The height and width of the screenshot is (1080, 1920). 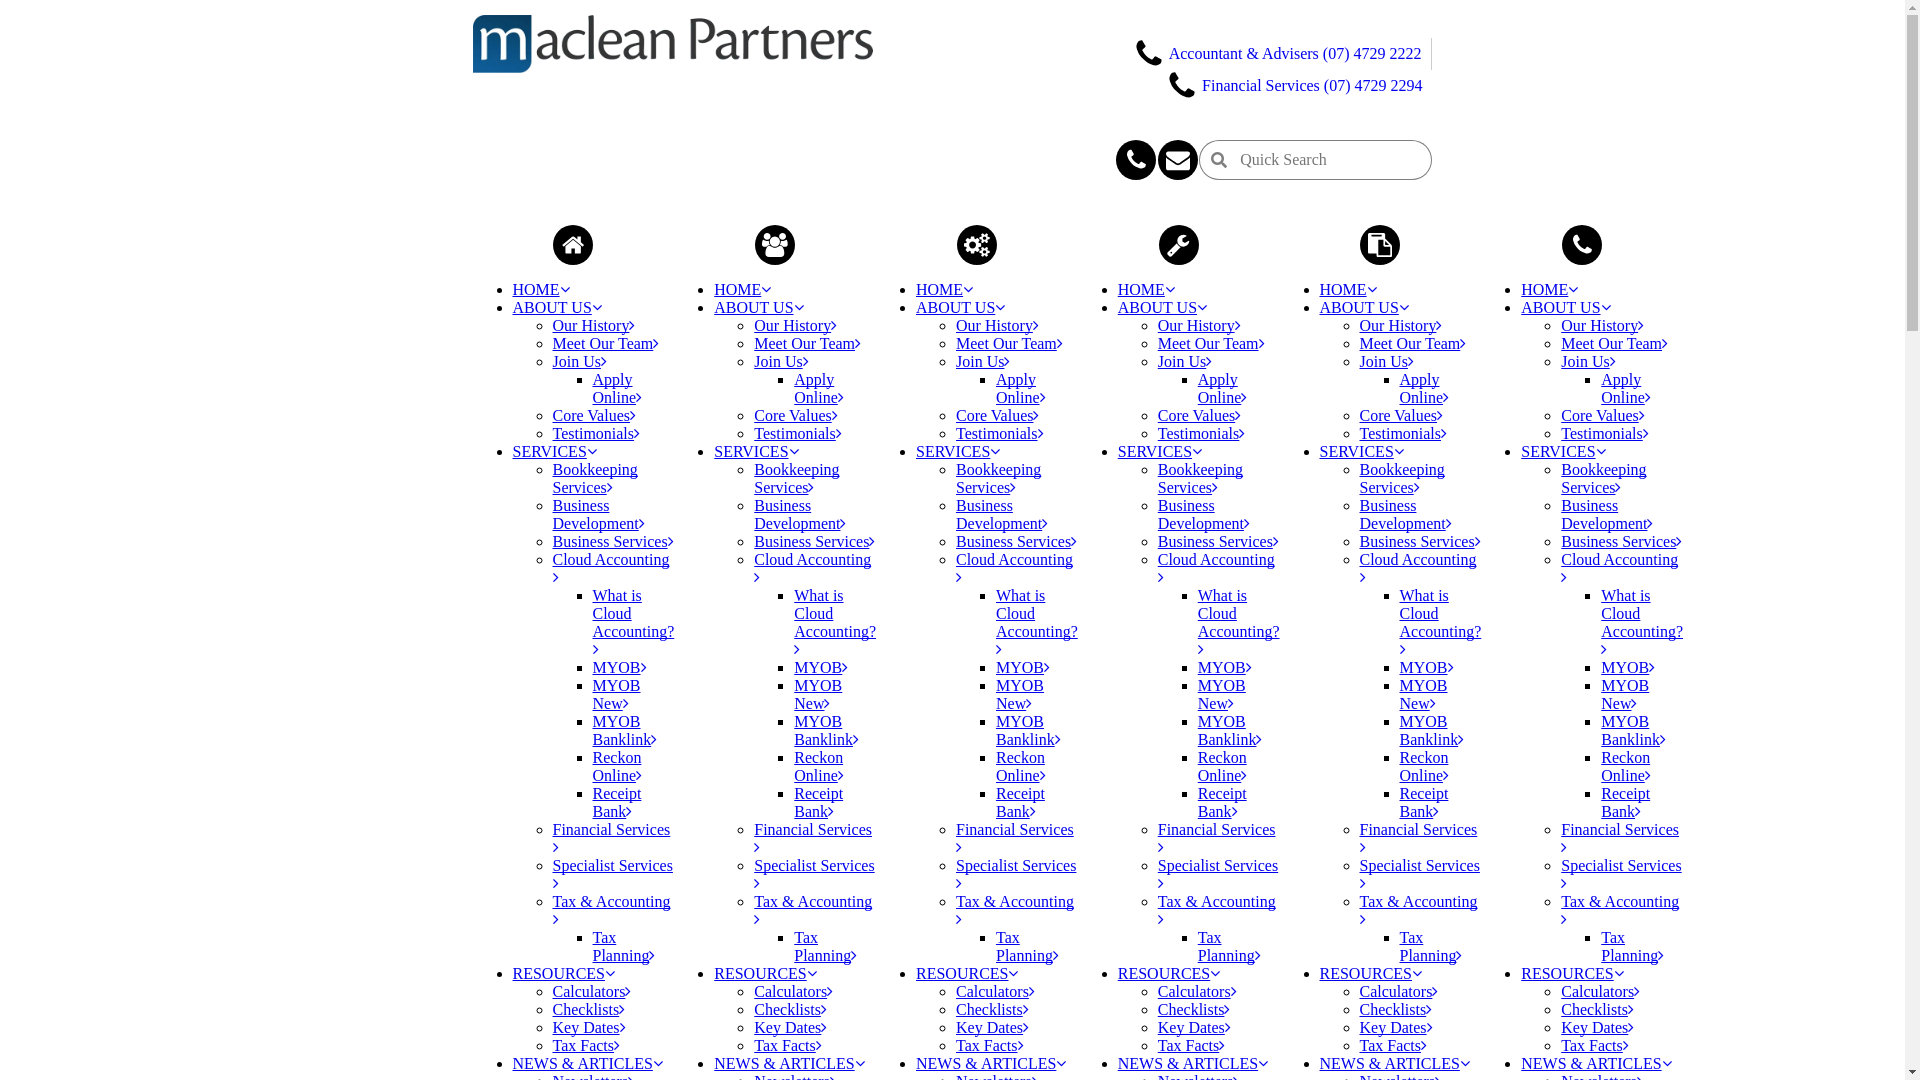 What do you see at coordinates (609, 910) in the screenshot?
I see `'Tax & Accounting'` at bounding box center [609, 910].